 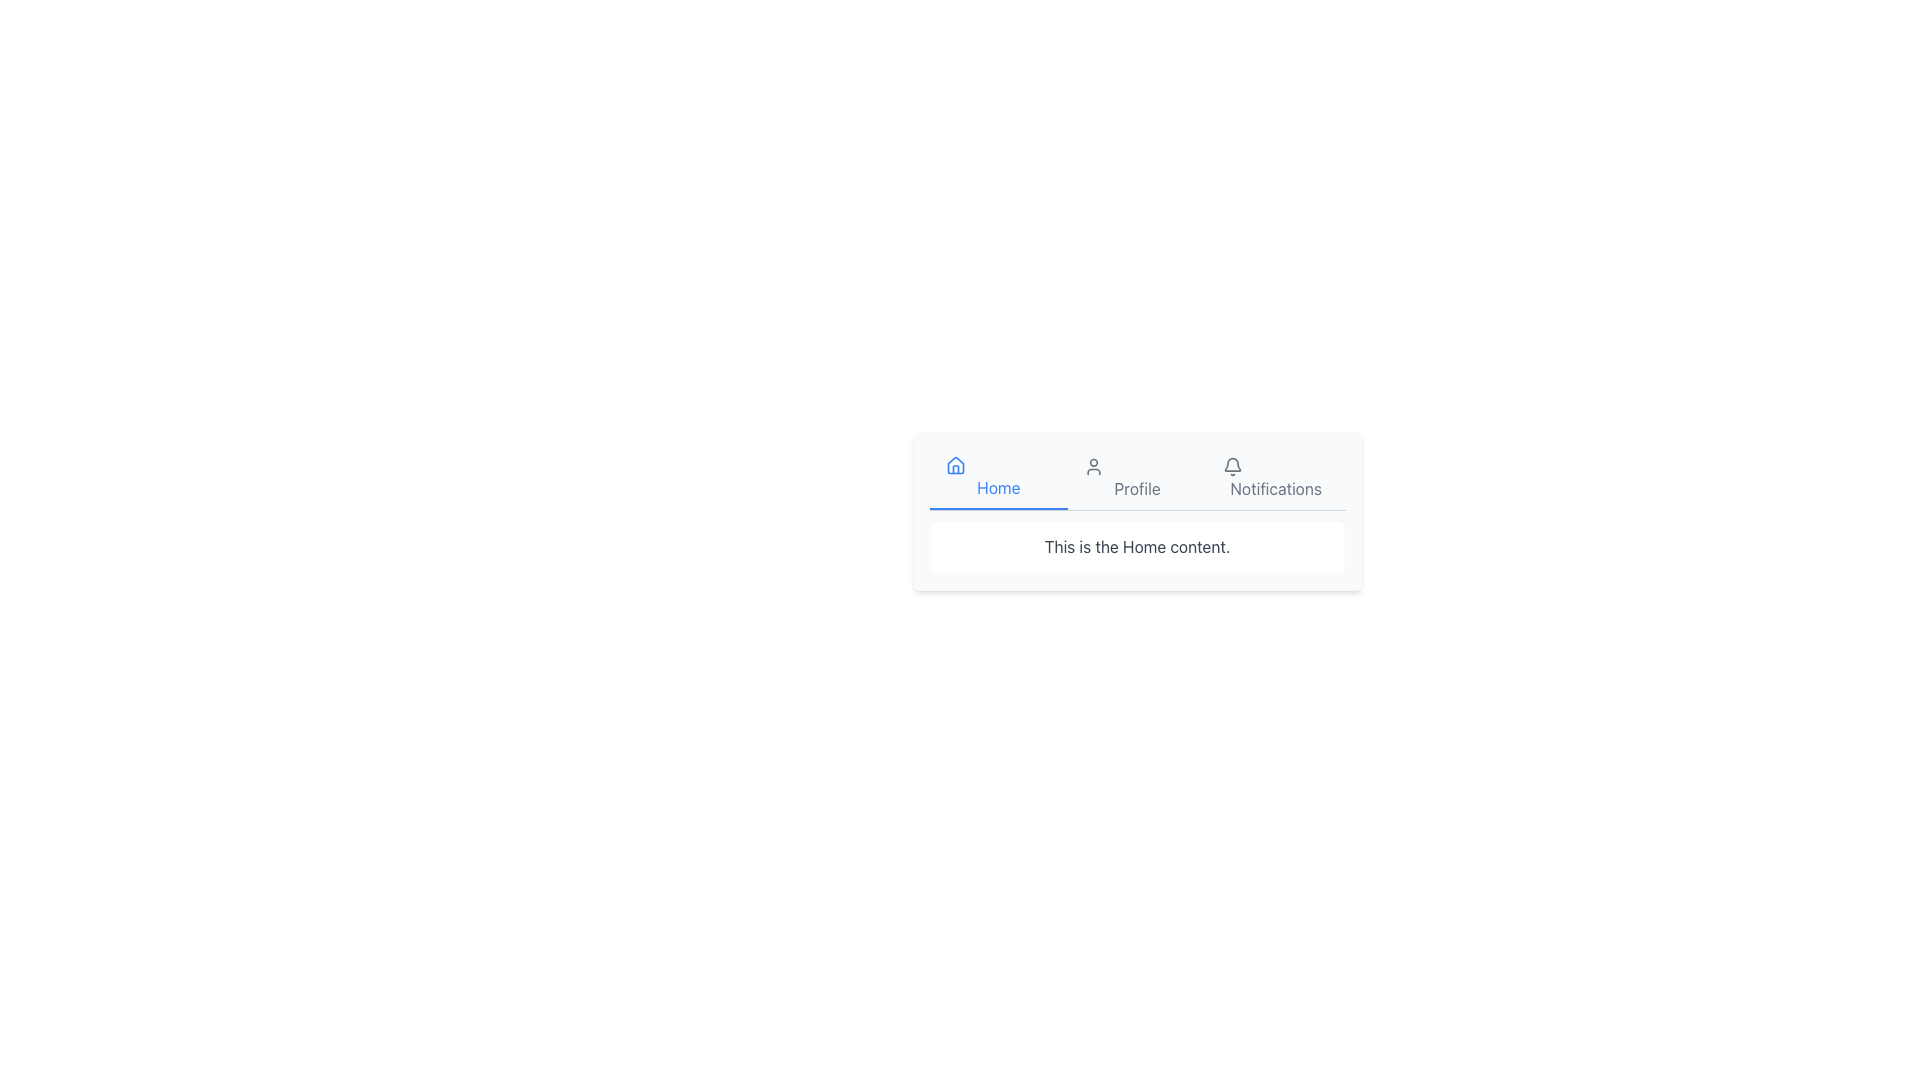 What do you see at coordinates (1231, 466) in the screenshot?
I see `the bell icon located at the far right of the navigation bar` at bounding box center [1231, 466].